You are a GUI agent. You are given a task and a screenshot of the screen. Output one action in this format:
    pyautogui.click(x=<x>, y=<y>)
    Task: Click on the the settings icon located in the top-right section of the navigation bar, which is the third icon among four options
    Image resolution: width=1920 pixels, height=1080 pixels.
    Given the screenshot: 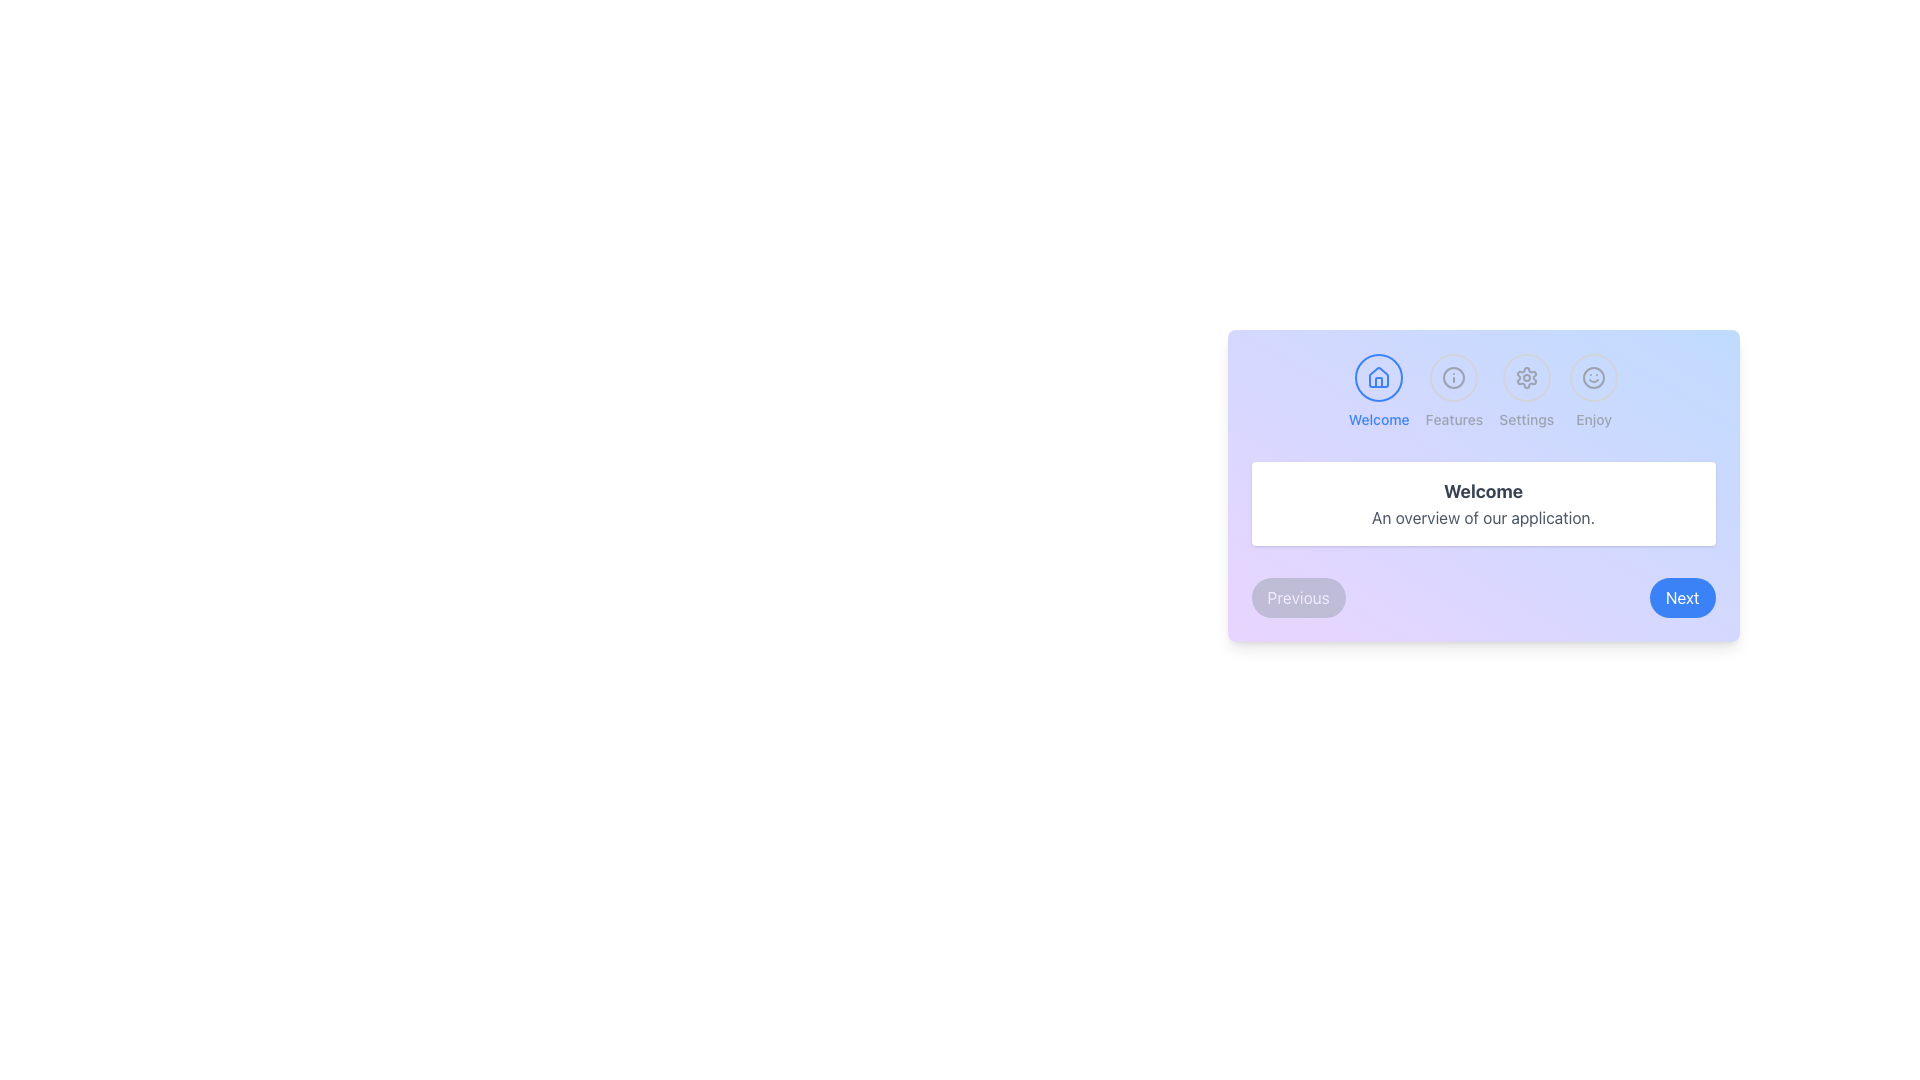 What is the action you would take?
    pyautogui.click(x=1525, y=378)
    